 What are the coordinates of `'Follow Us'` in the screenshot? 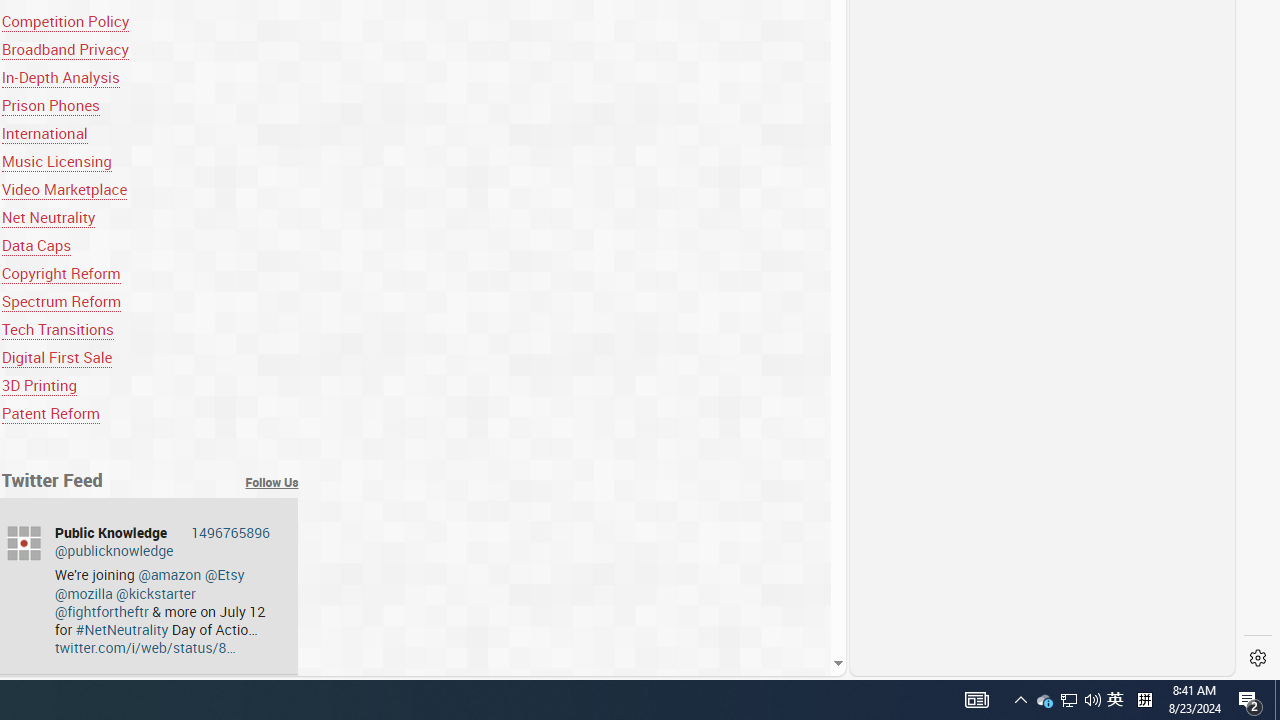 It's located at (271, 482).